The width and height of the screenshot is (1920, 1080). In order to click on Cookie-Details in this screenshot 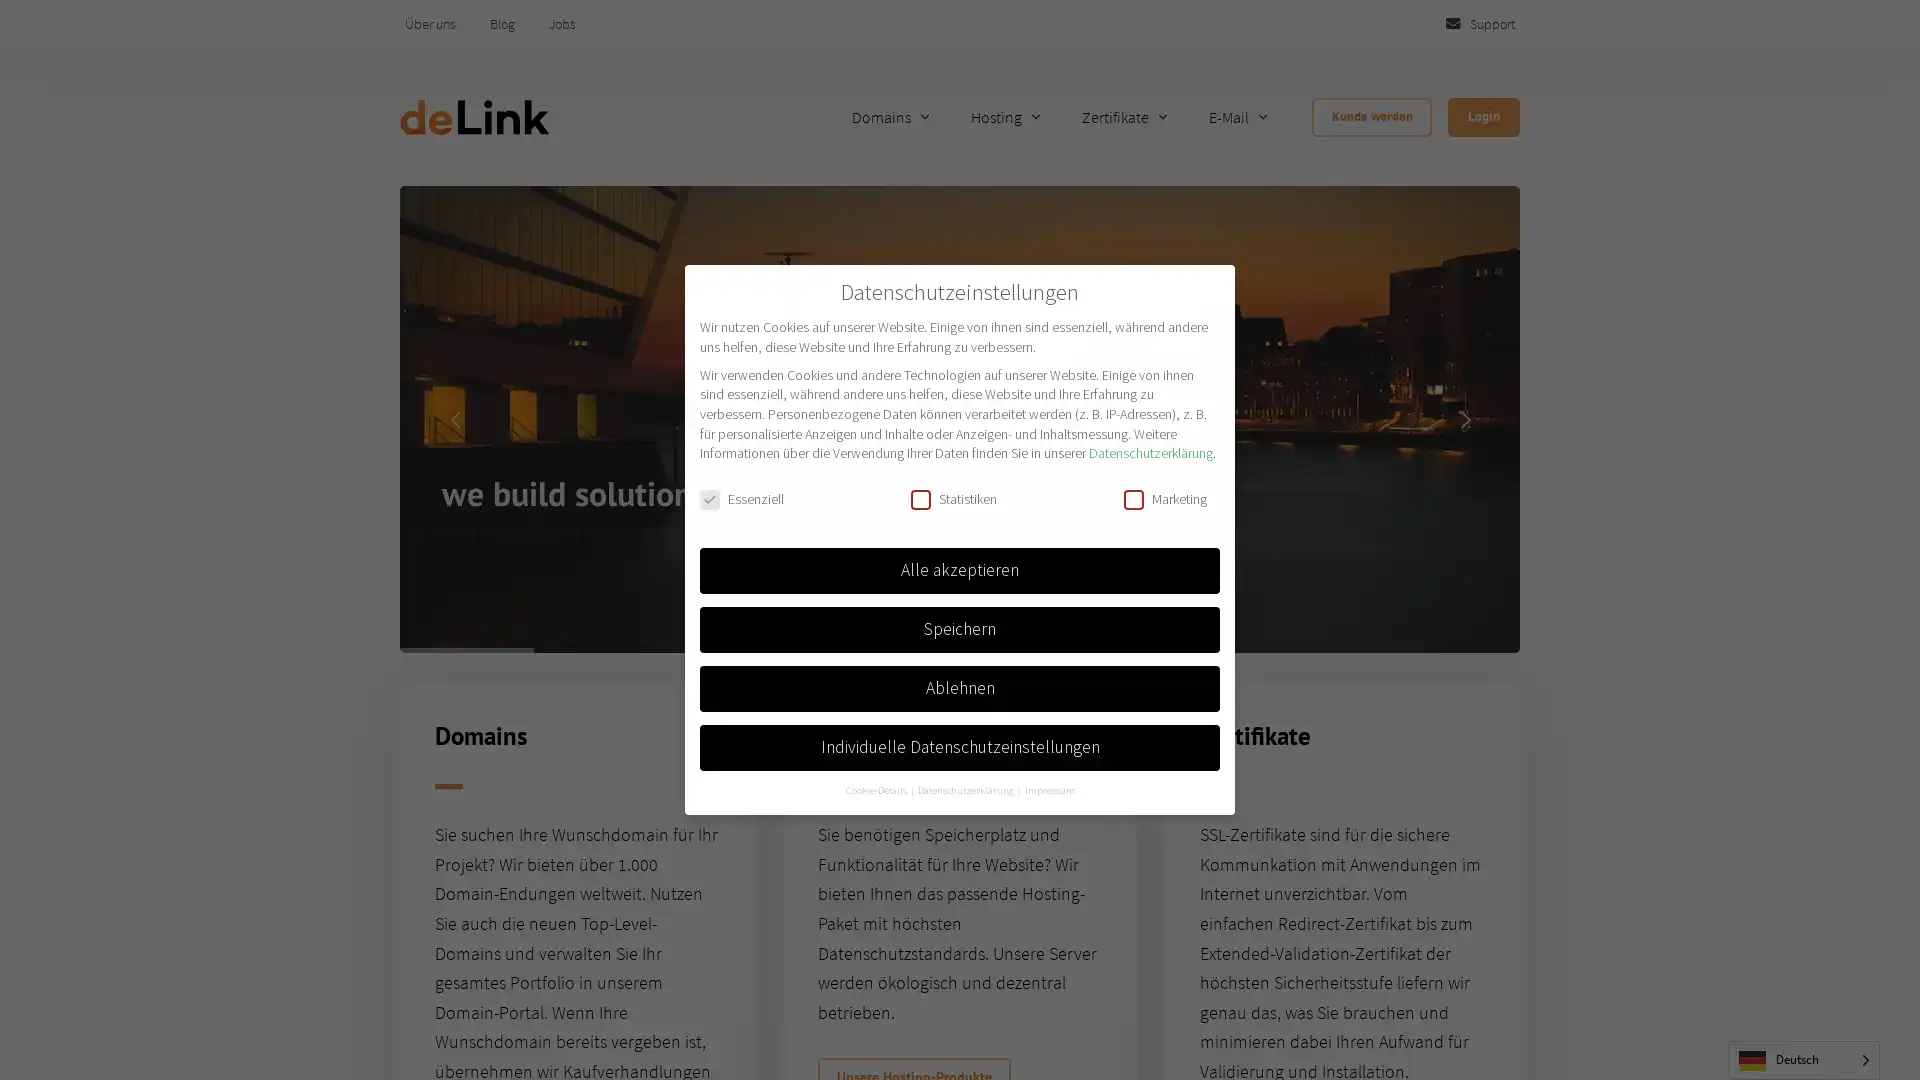, I will do `click(876, 788)`.